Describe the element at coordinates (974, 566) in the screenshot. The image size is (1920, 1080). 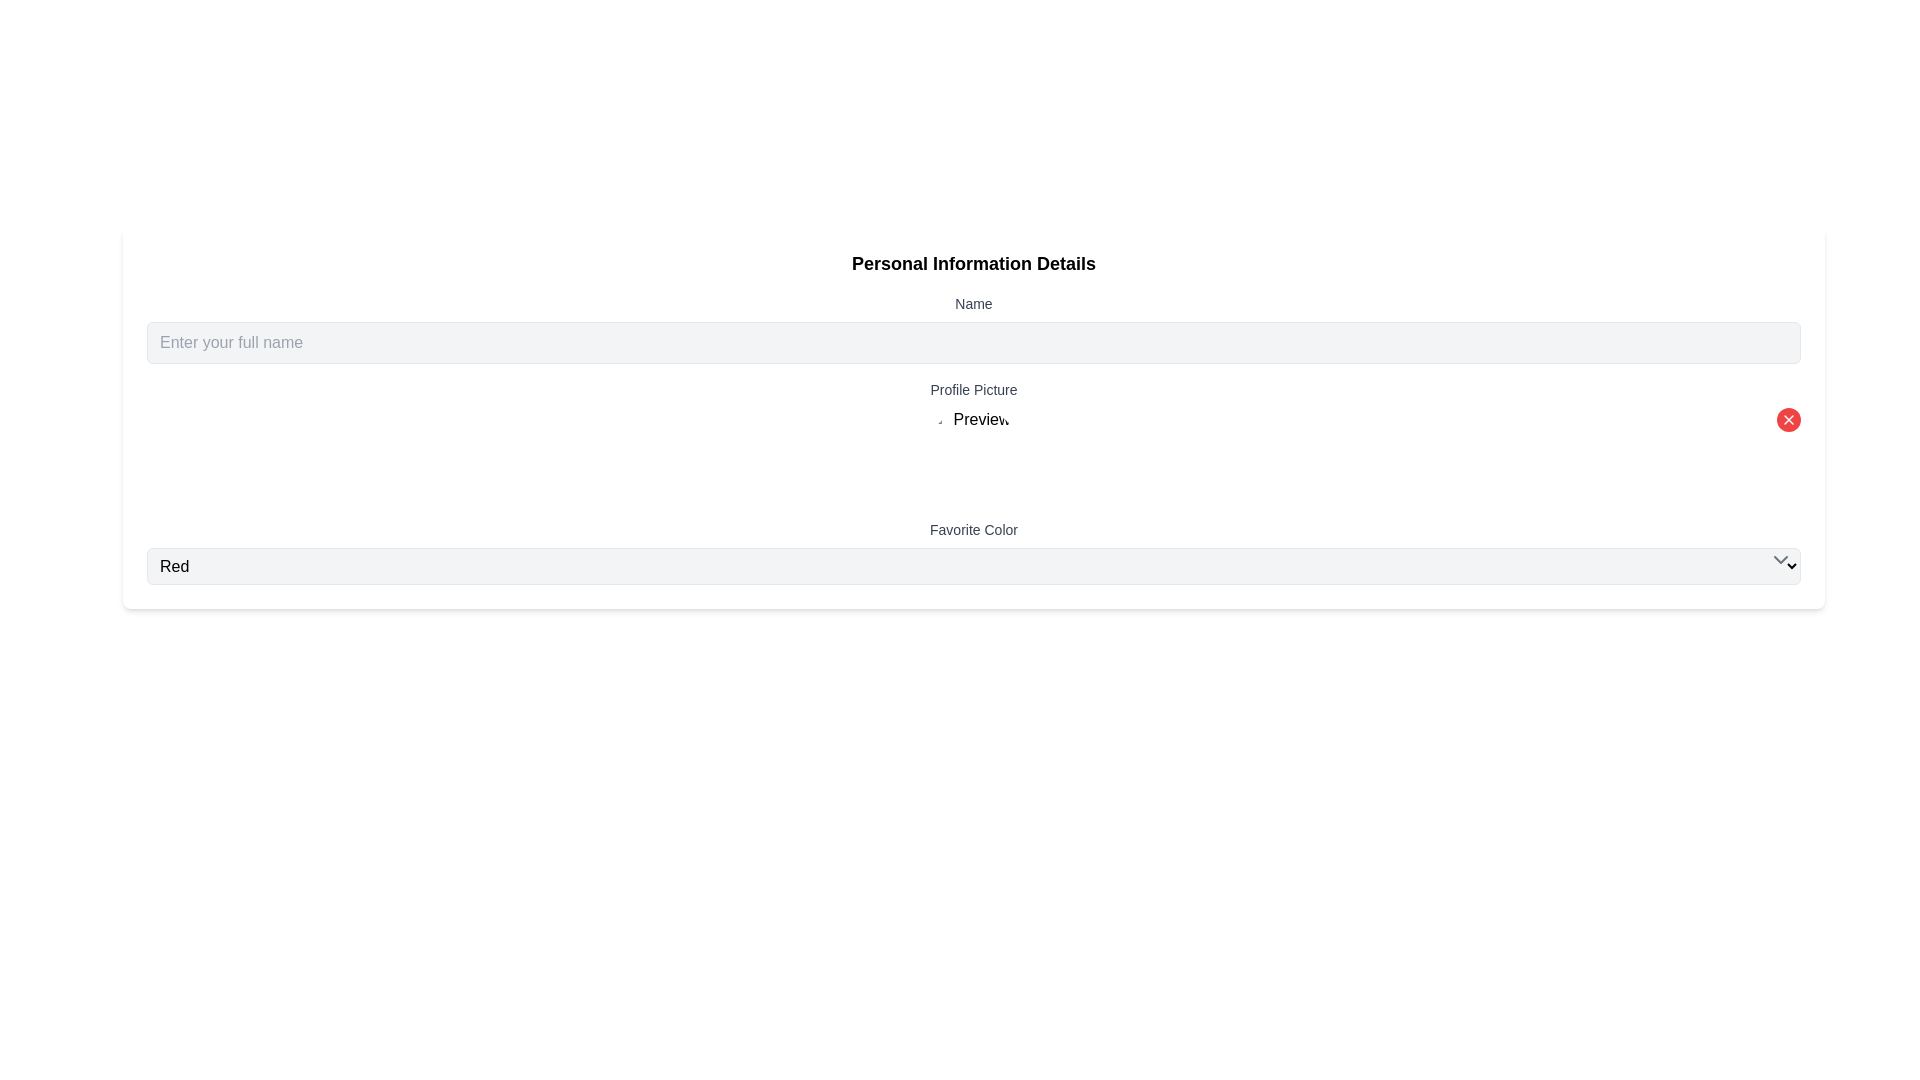
I see `the dropdown menu for accessibility` at that location.